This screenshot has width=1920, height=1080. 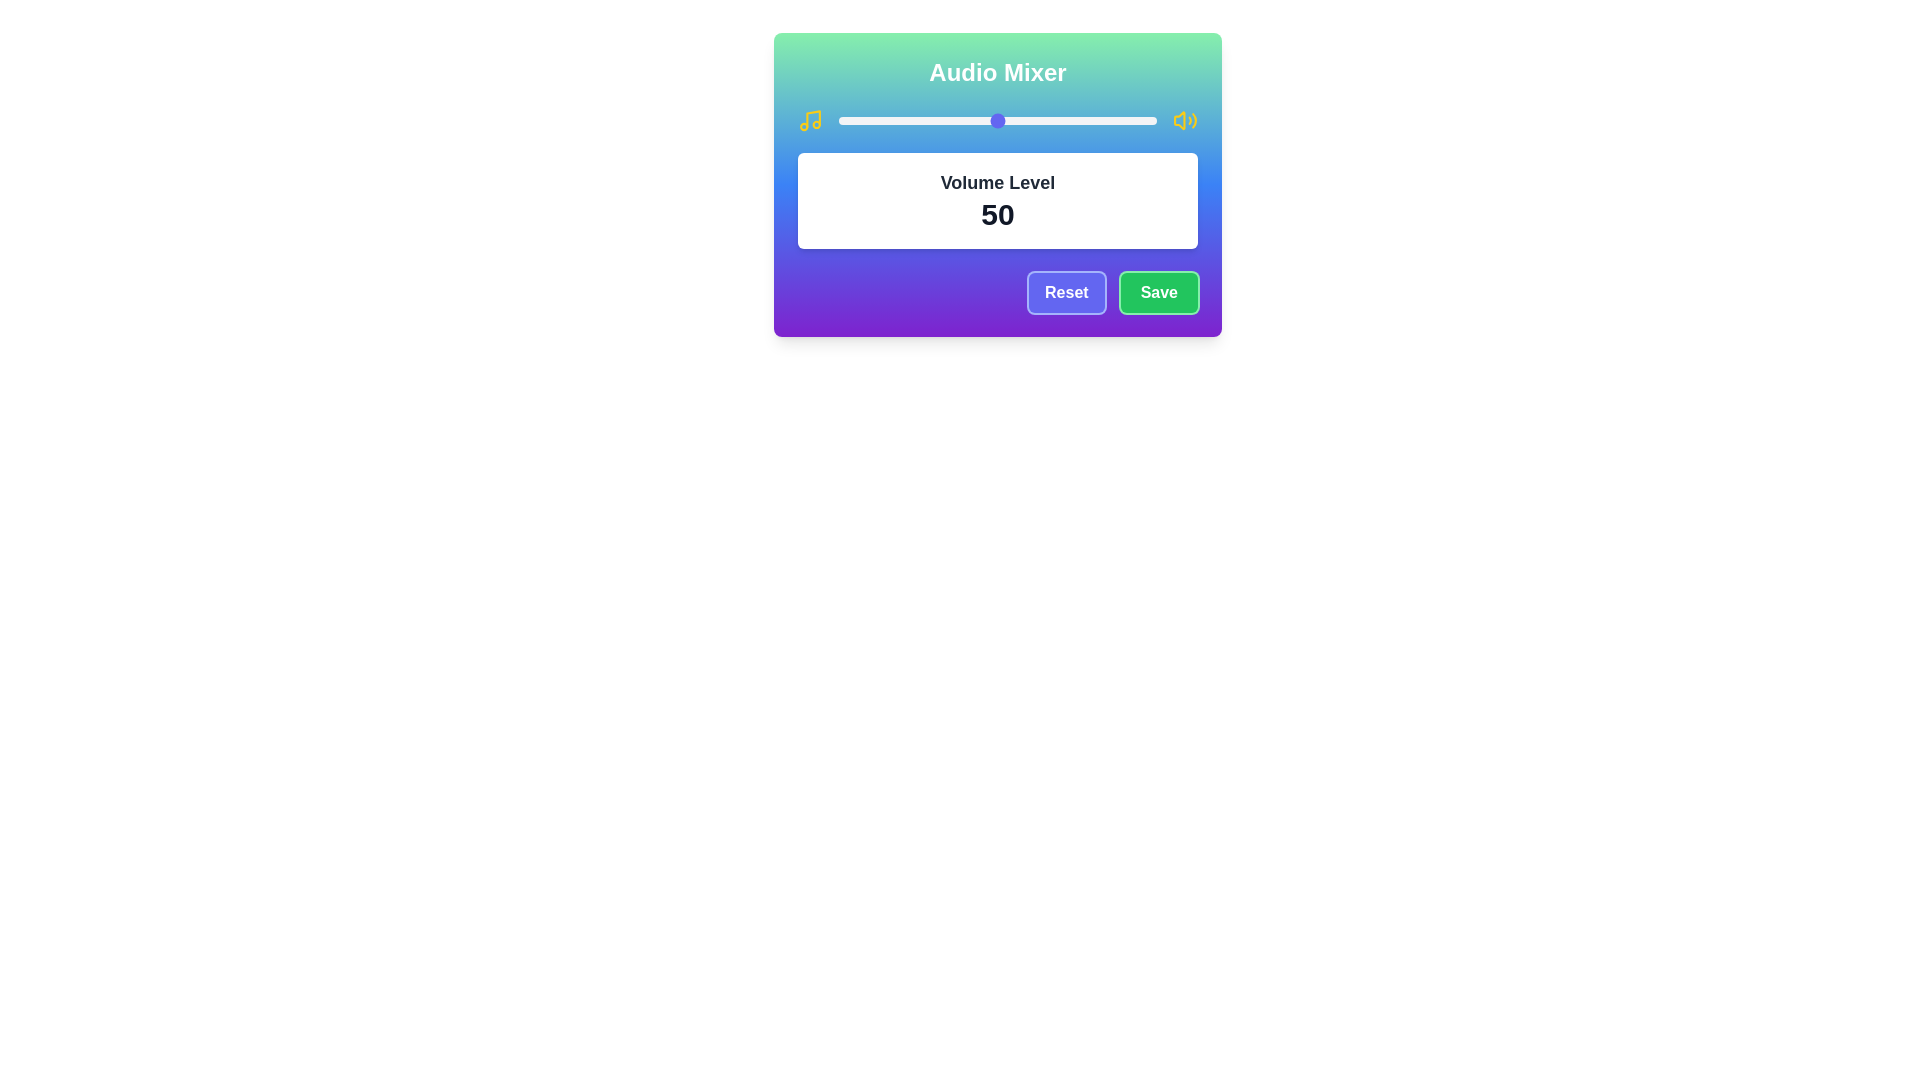 I want to click on the 'Volume Level' text displayed in bold, dark gray font above the numeric value '50' within a white background card, so click(x=998, y=182).